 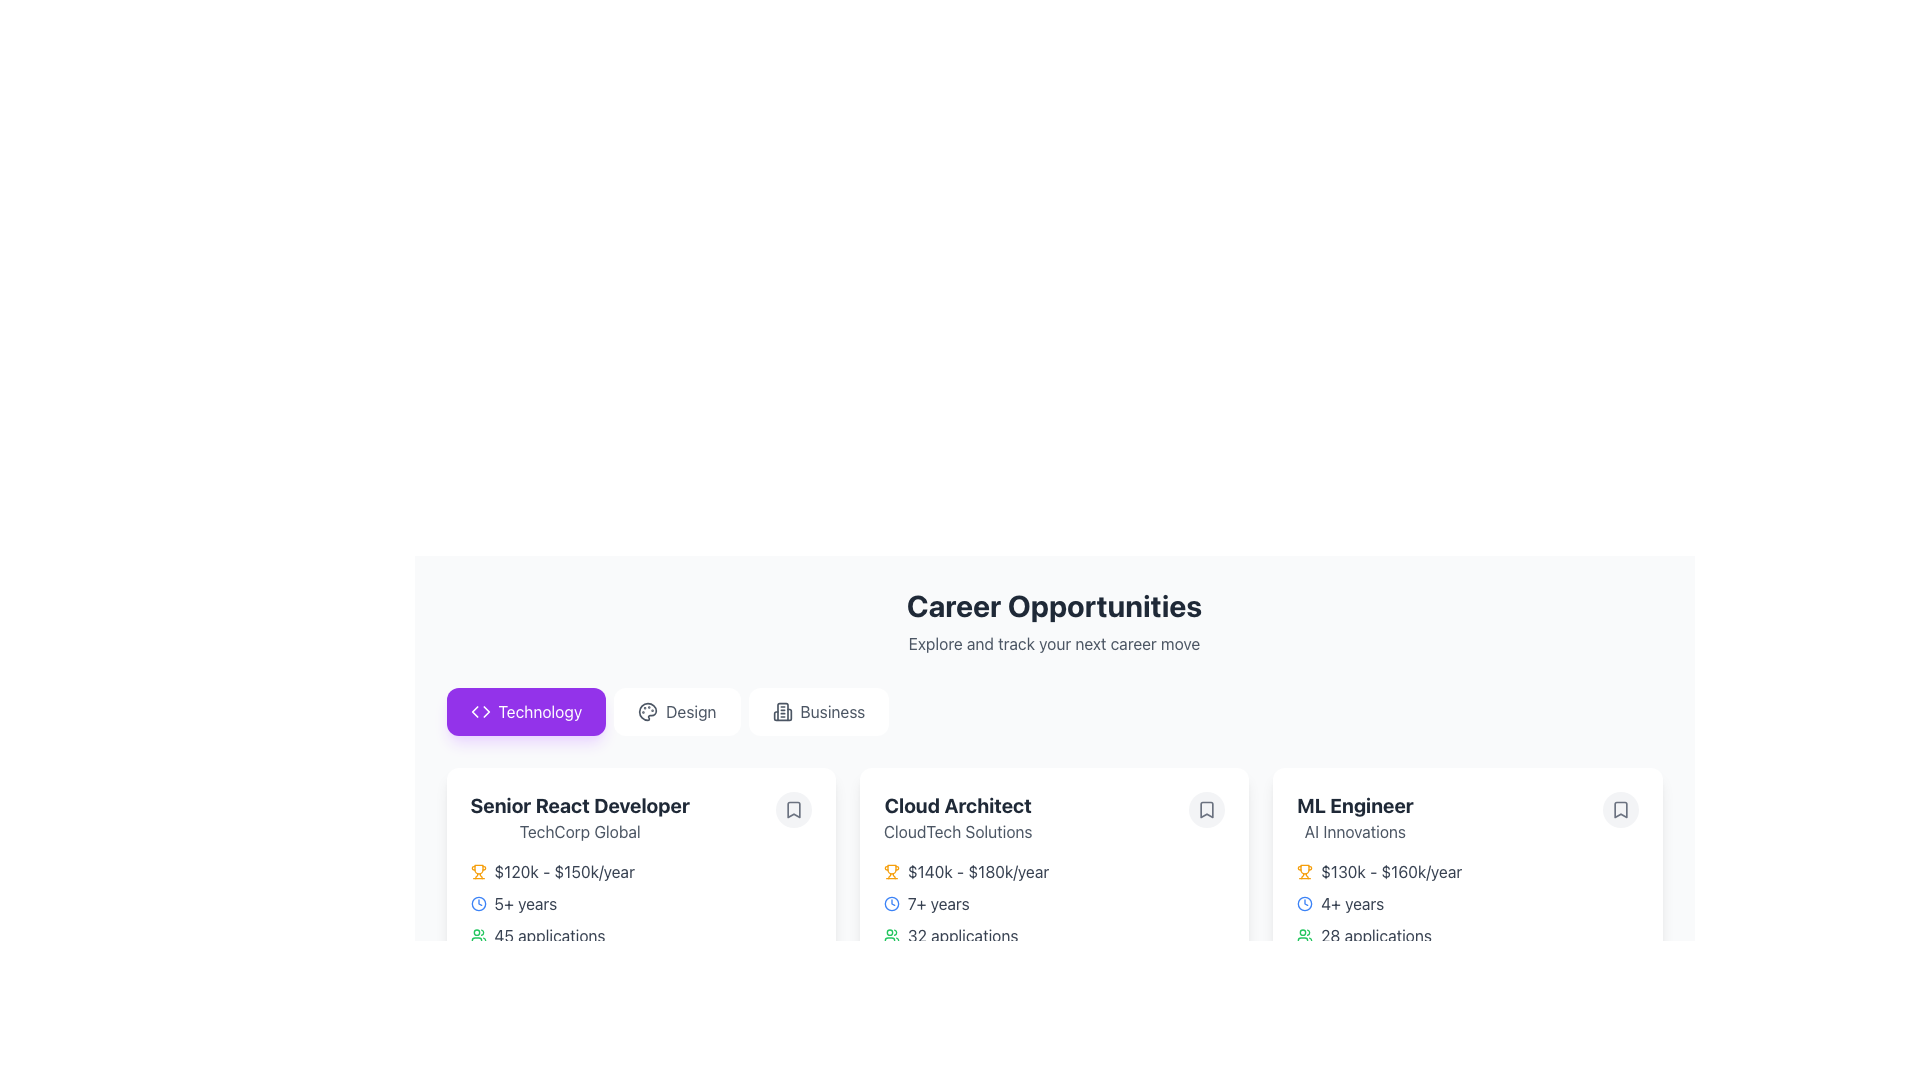 I want to click on the text label that displays the required years of experience for the Senior React Developer job posting, located in the middle of the job card, so click(x=525, y=903).